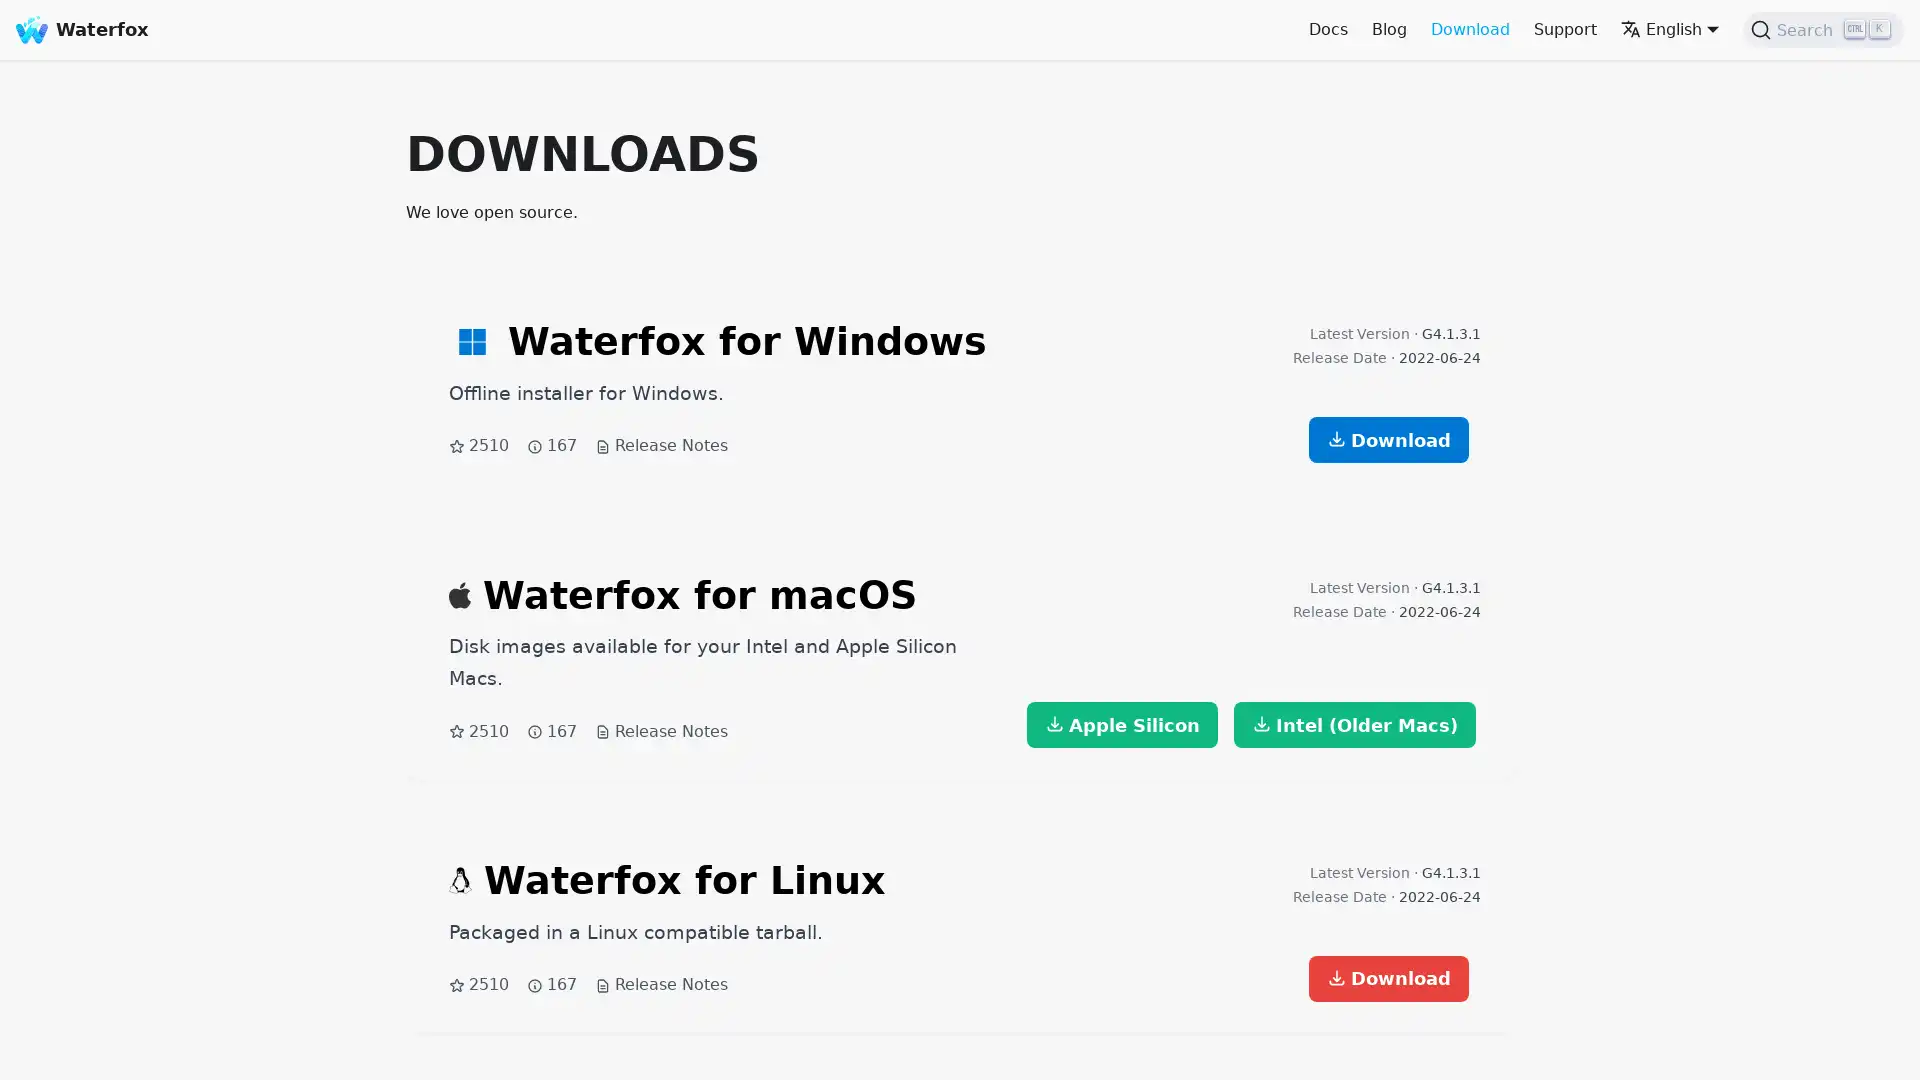  Describe the element at coordinates (1387, 977) in the screenshot. I see `Download` at that location.